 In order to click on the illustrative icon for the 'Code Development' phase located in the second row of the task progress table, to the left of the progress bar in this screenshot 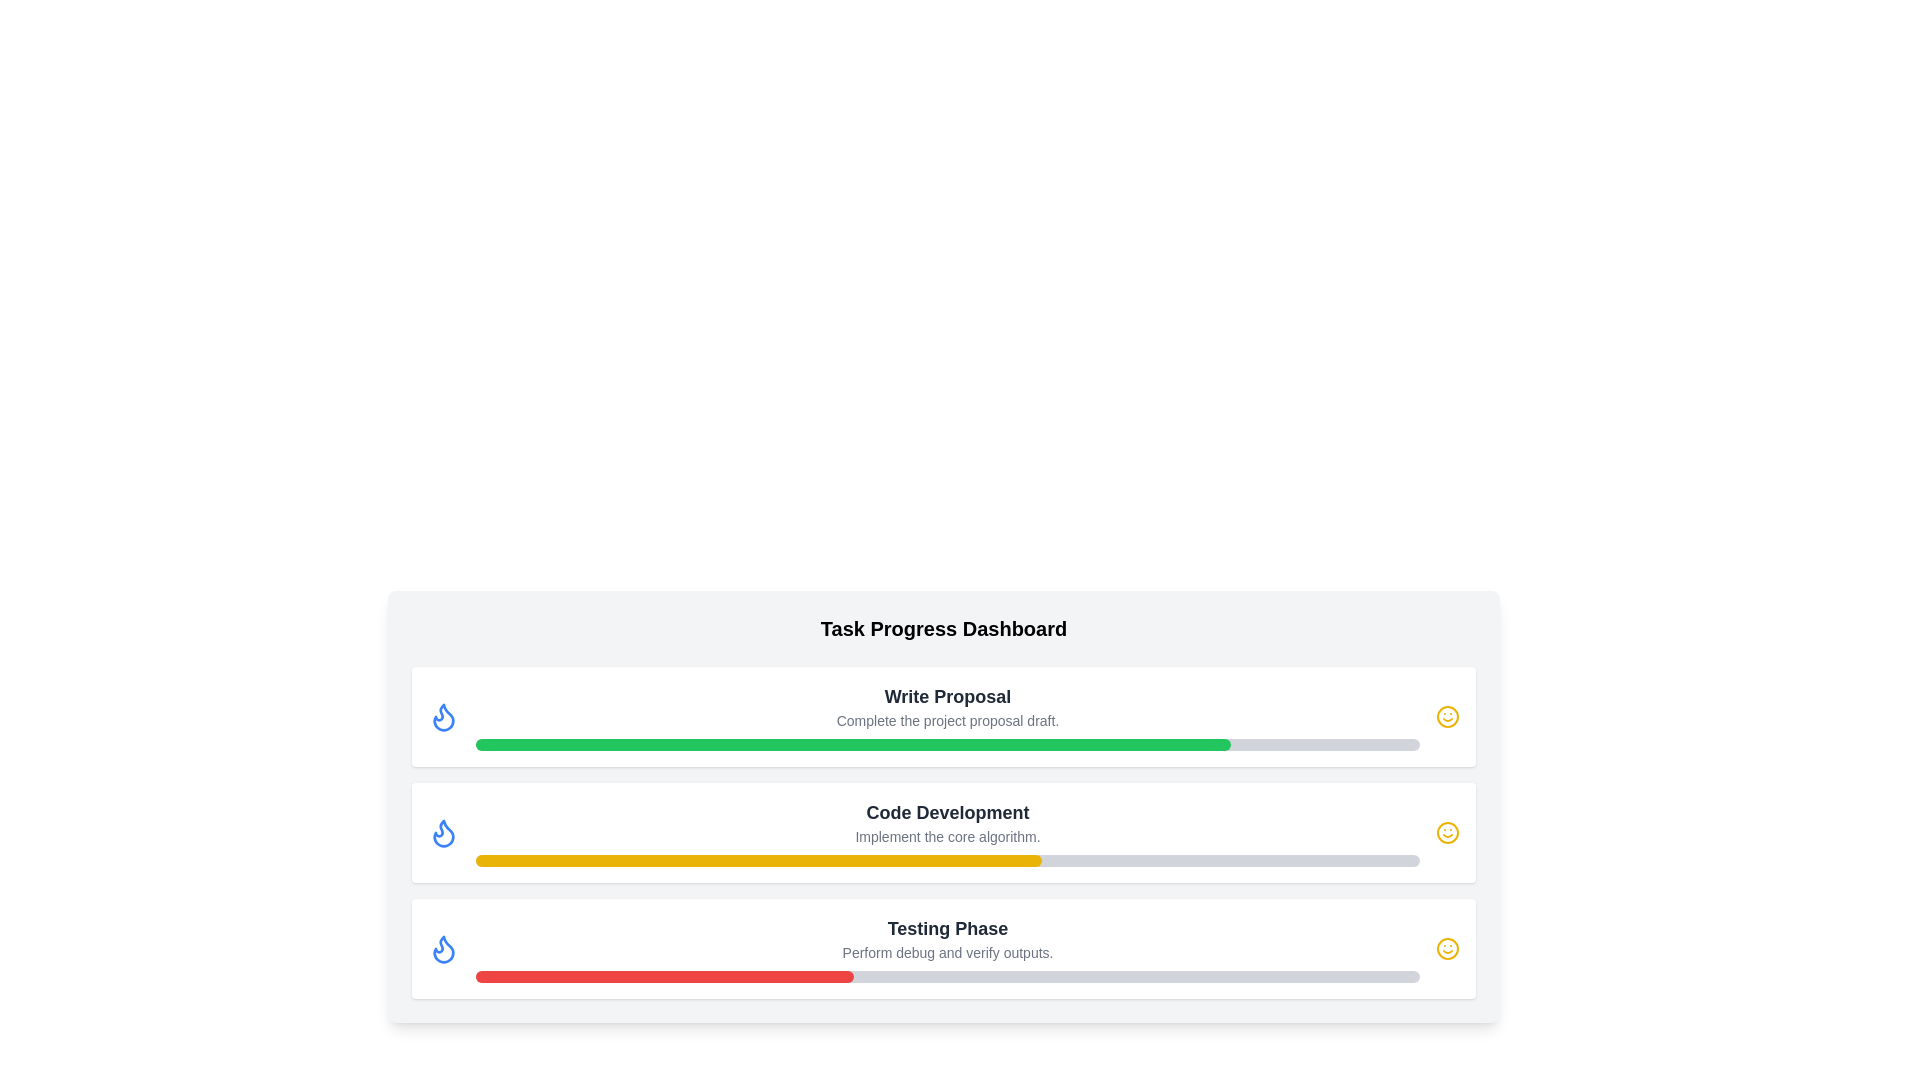, I will do `click(443, 833)`.